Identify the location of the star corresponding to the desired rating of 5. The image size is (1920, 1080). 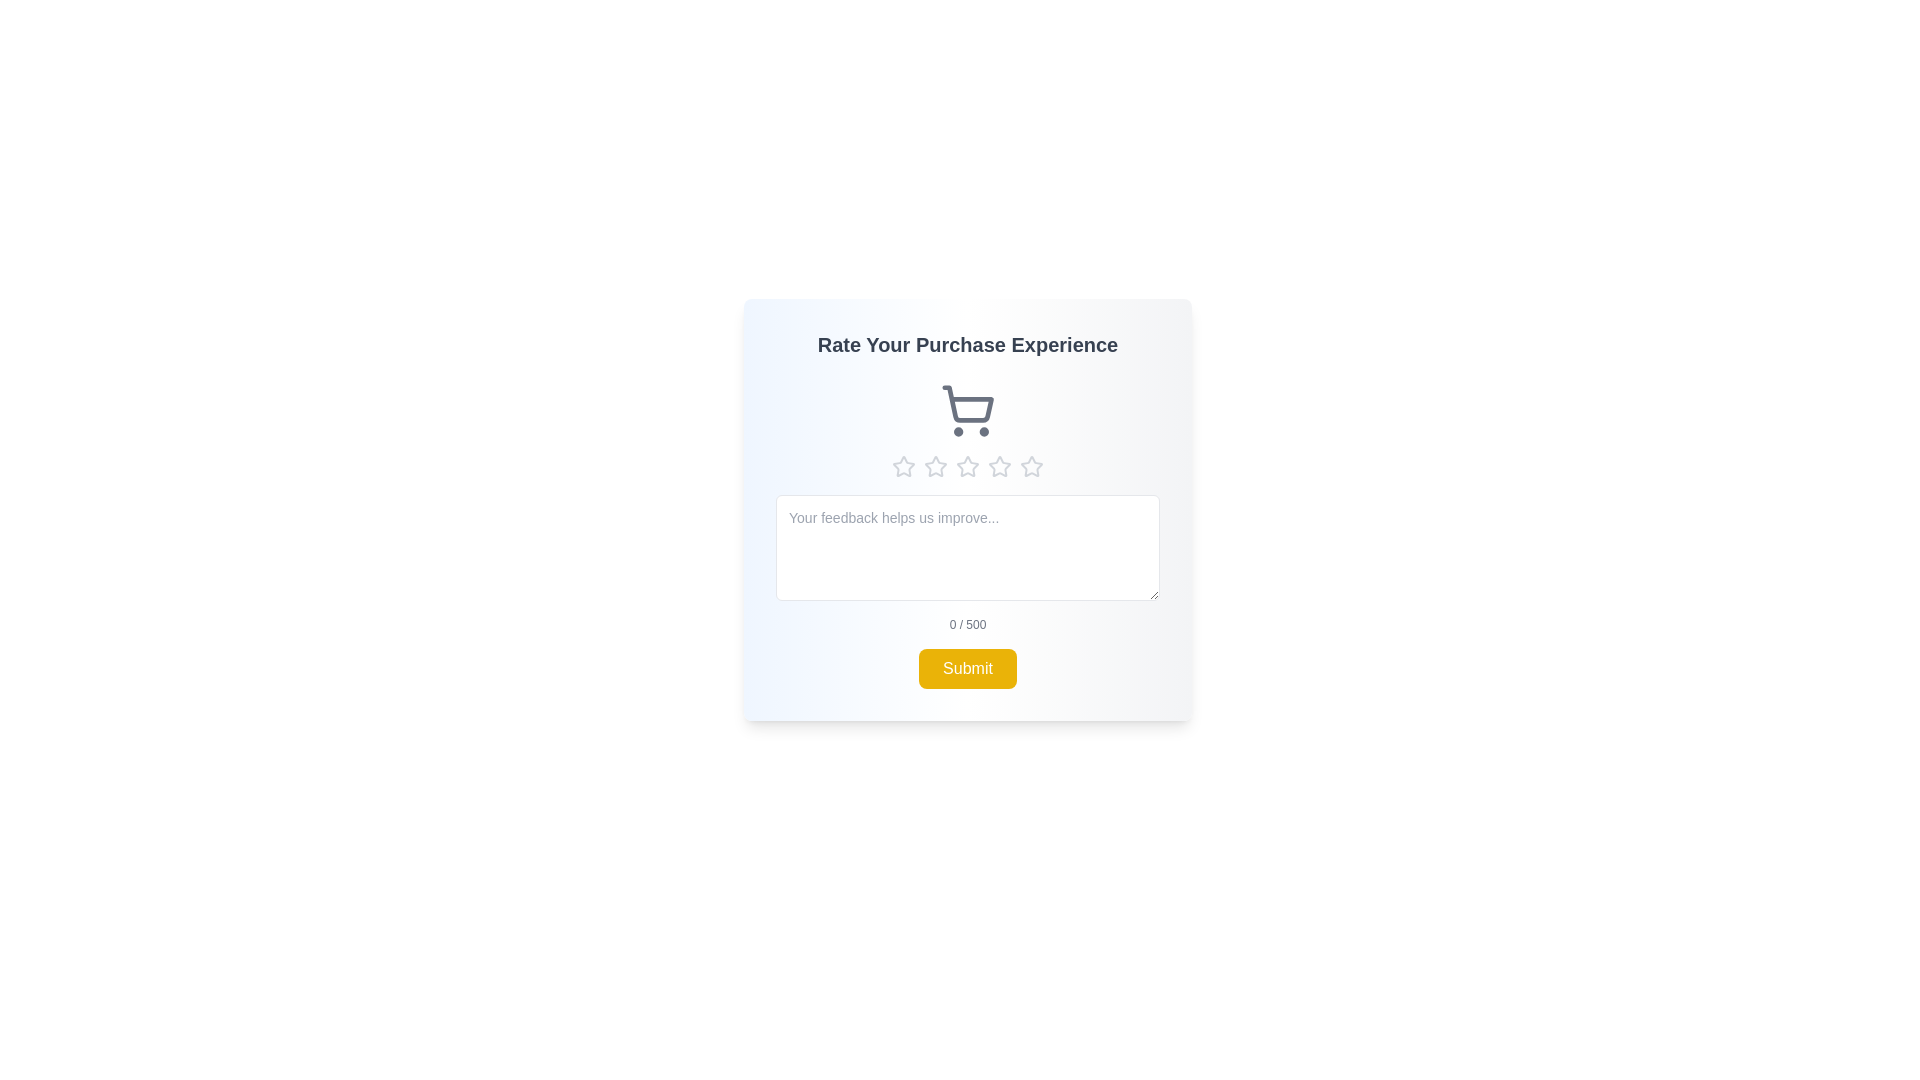
(1032, 466).